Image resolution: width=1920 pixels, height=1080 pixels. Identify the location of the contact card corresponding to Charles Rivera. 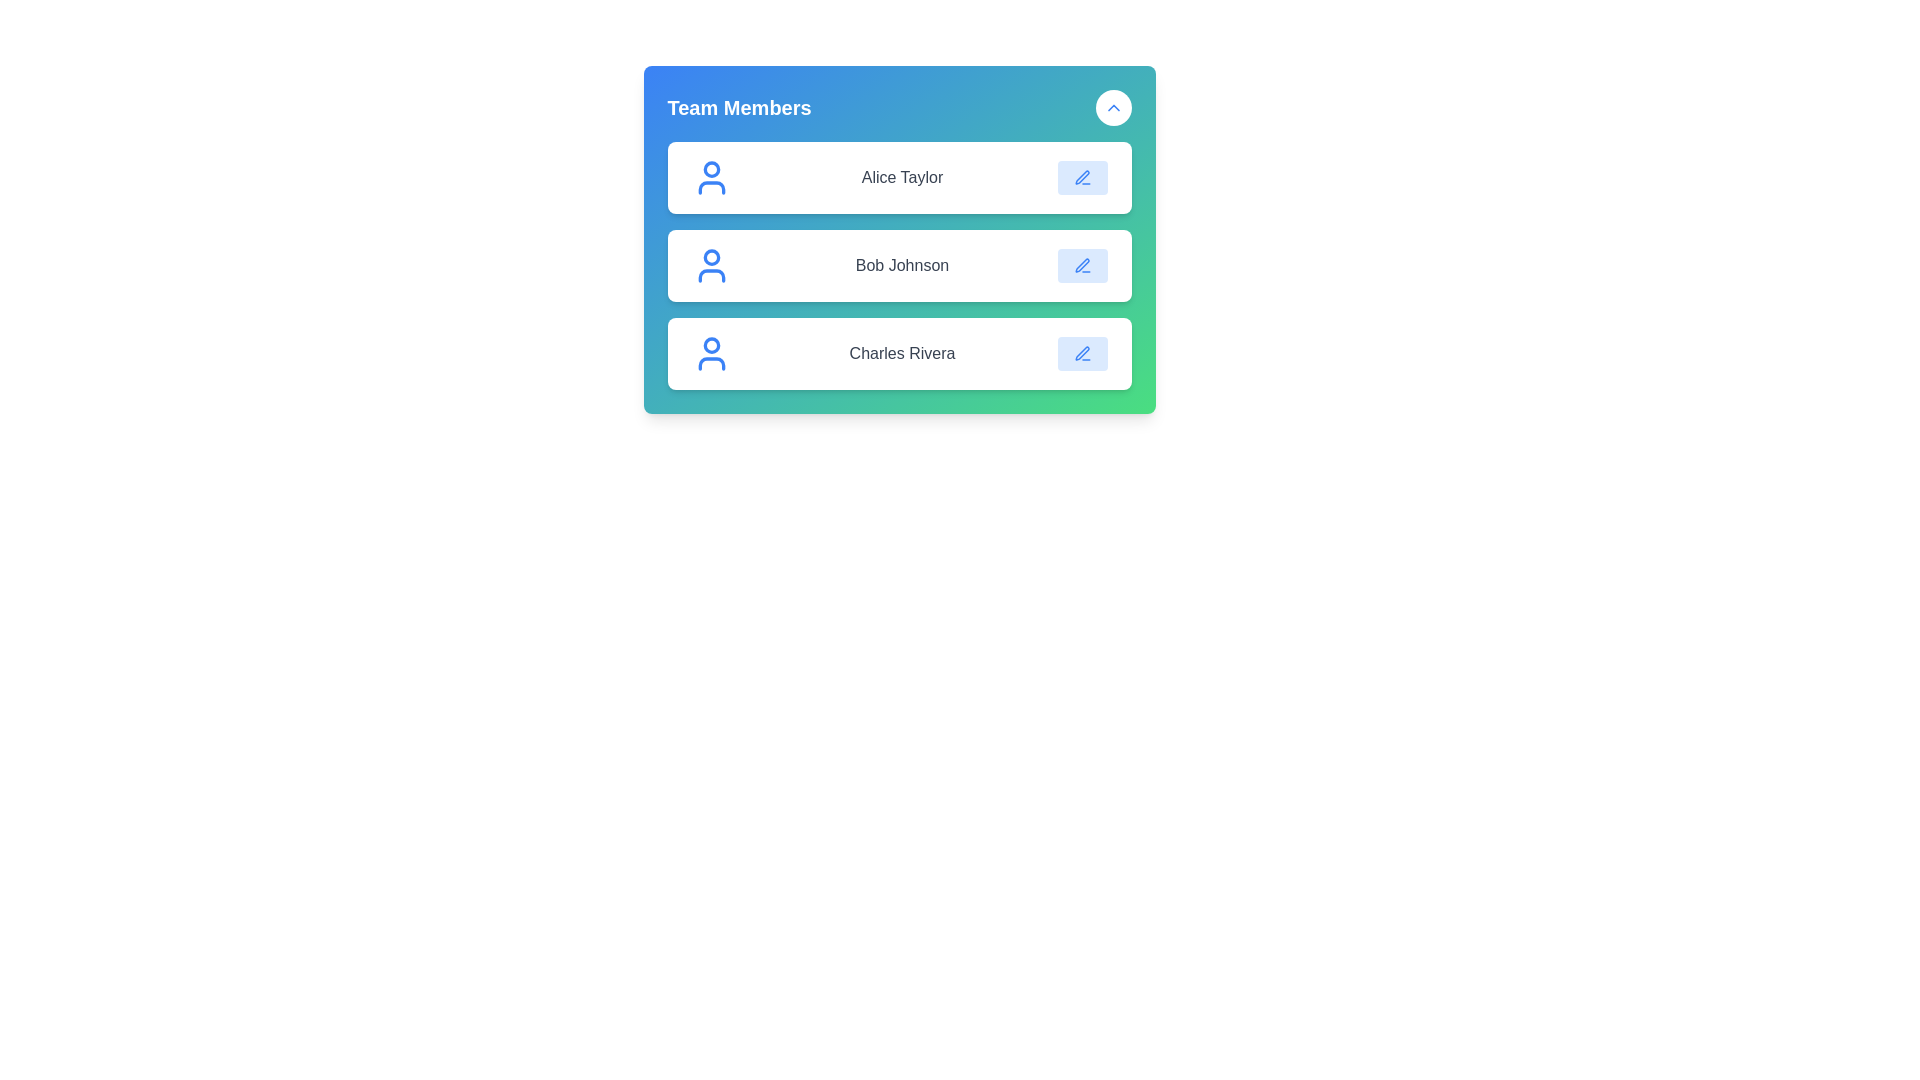
(898, 353).